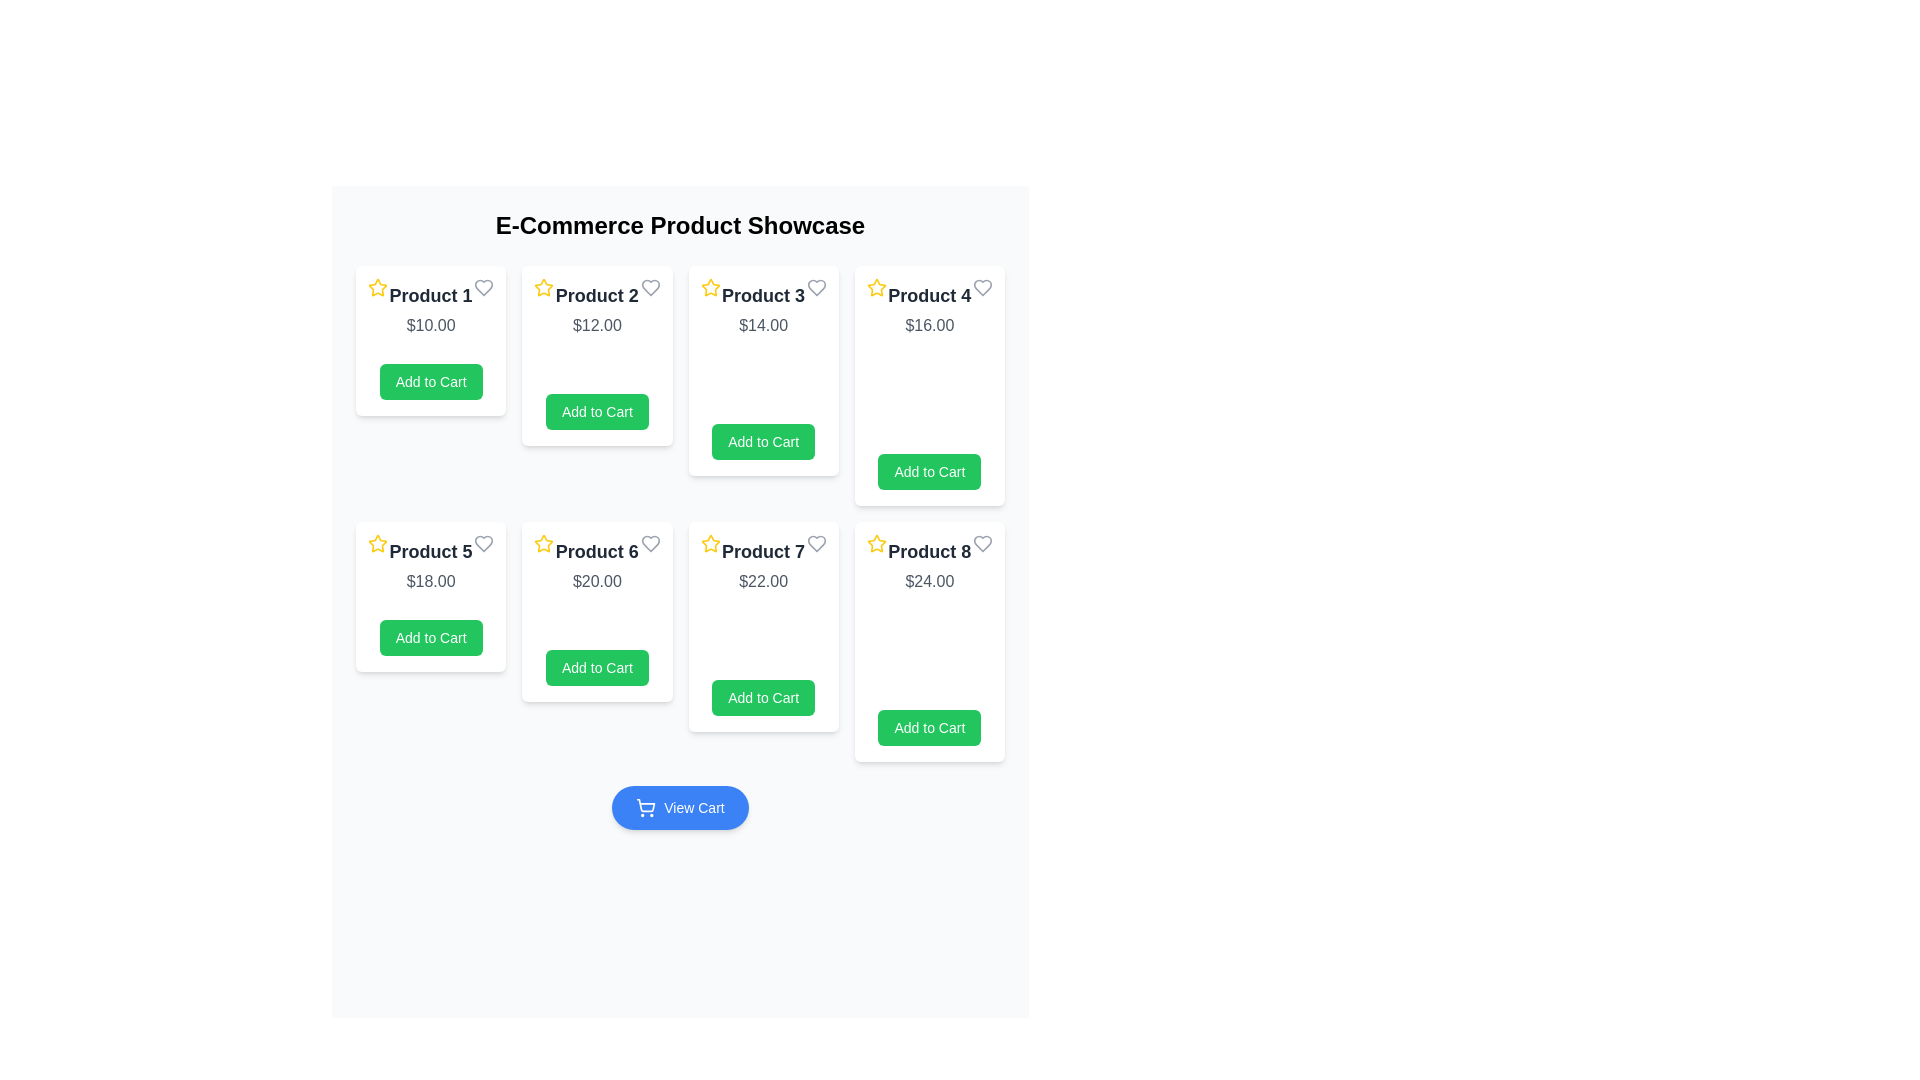 The image size is (1920, 1080). Describe the element at coordinates (928, 471) in the screenshot. I see `the primary action button located at the bottom of the product card for 'Product 4', which adds the product to the shopping cart, to change its background color` at that location.